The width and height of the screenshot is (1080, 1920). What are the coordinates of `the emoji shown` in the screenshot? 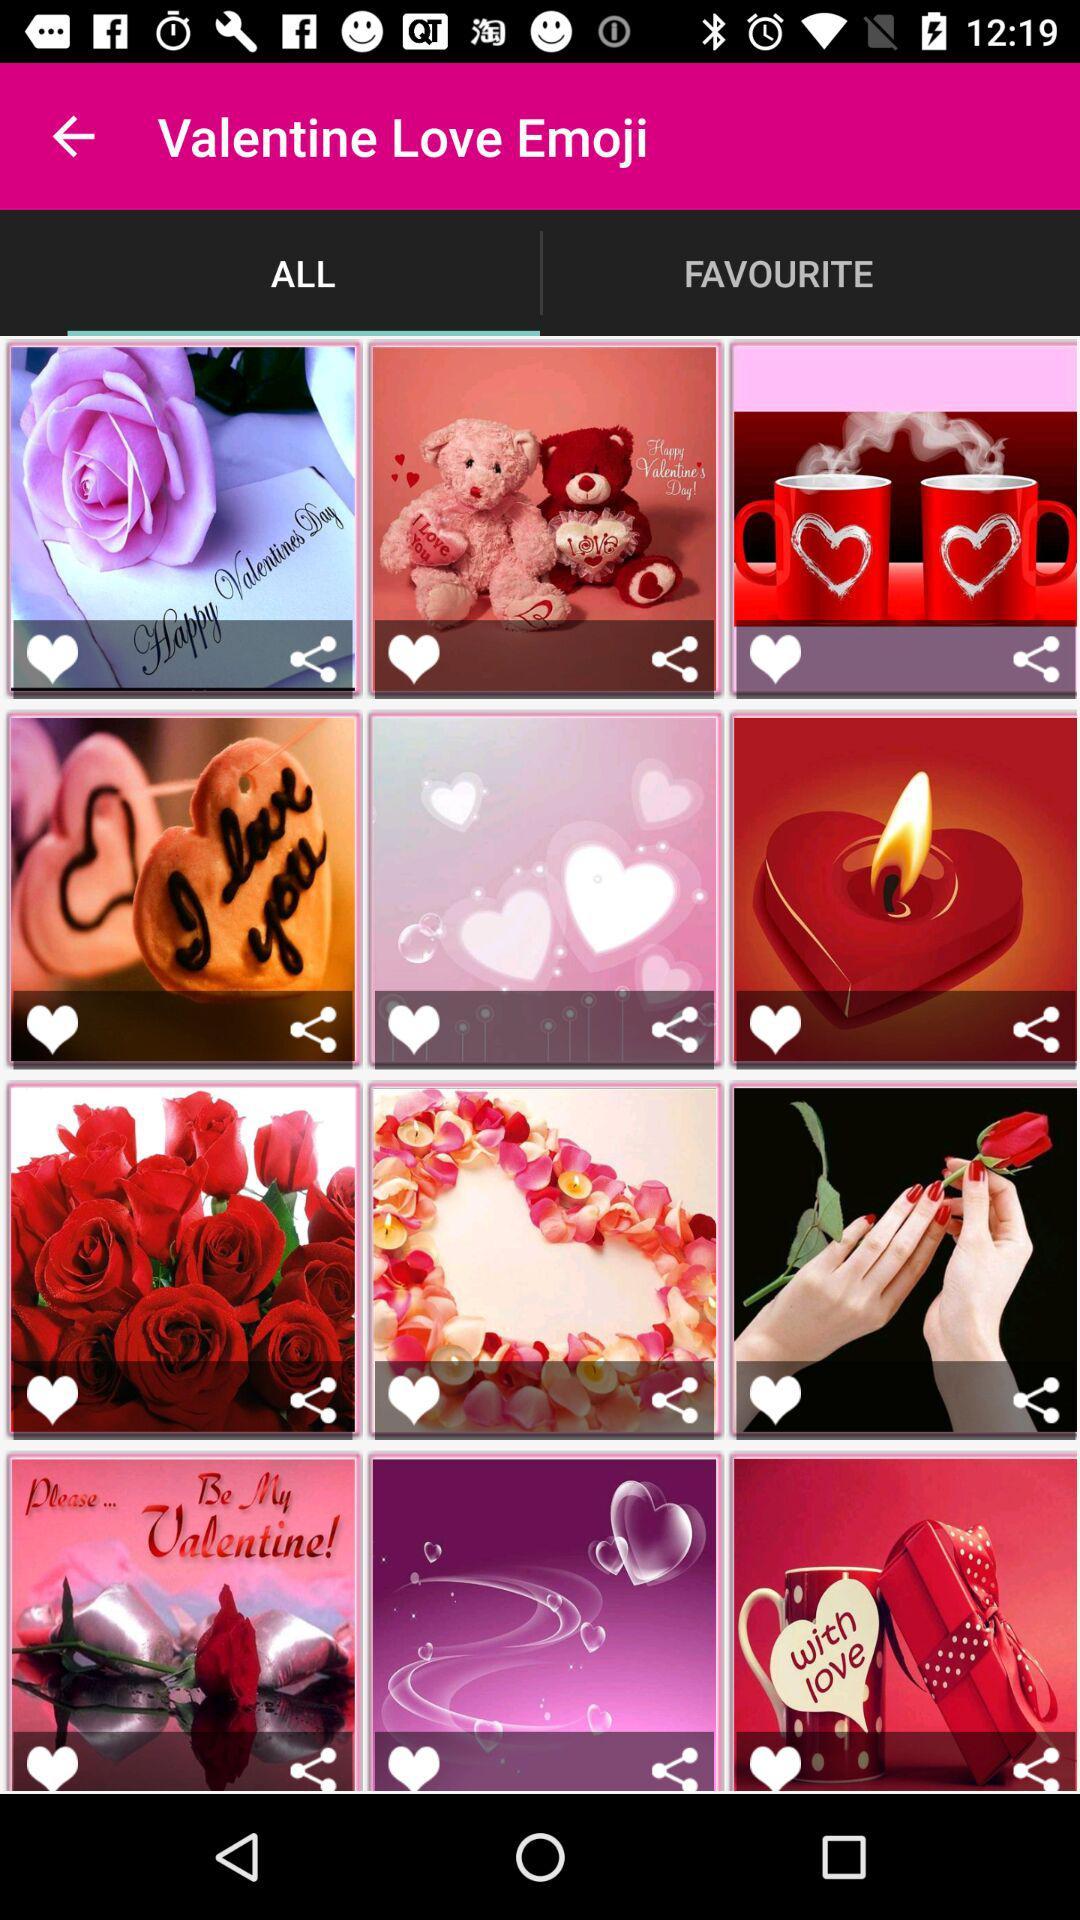 It's located at (774, 1399).